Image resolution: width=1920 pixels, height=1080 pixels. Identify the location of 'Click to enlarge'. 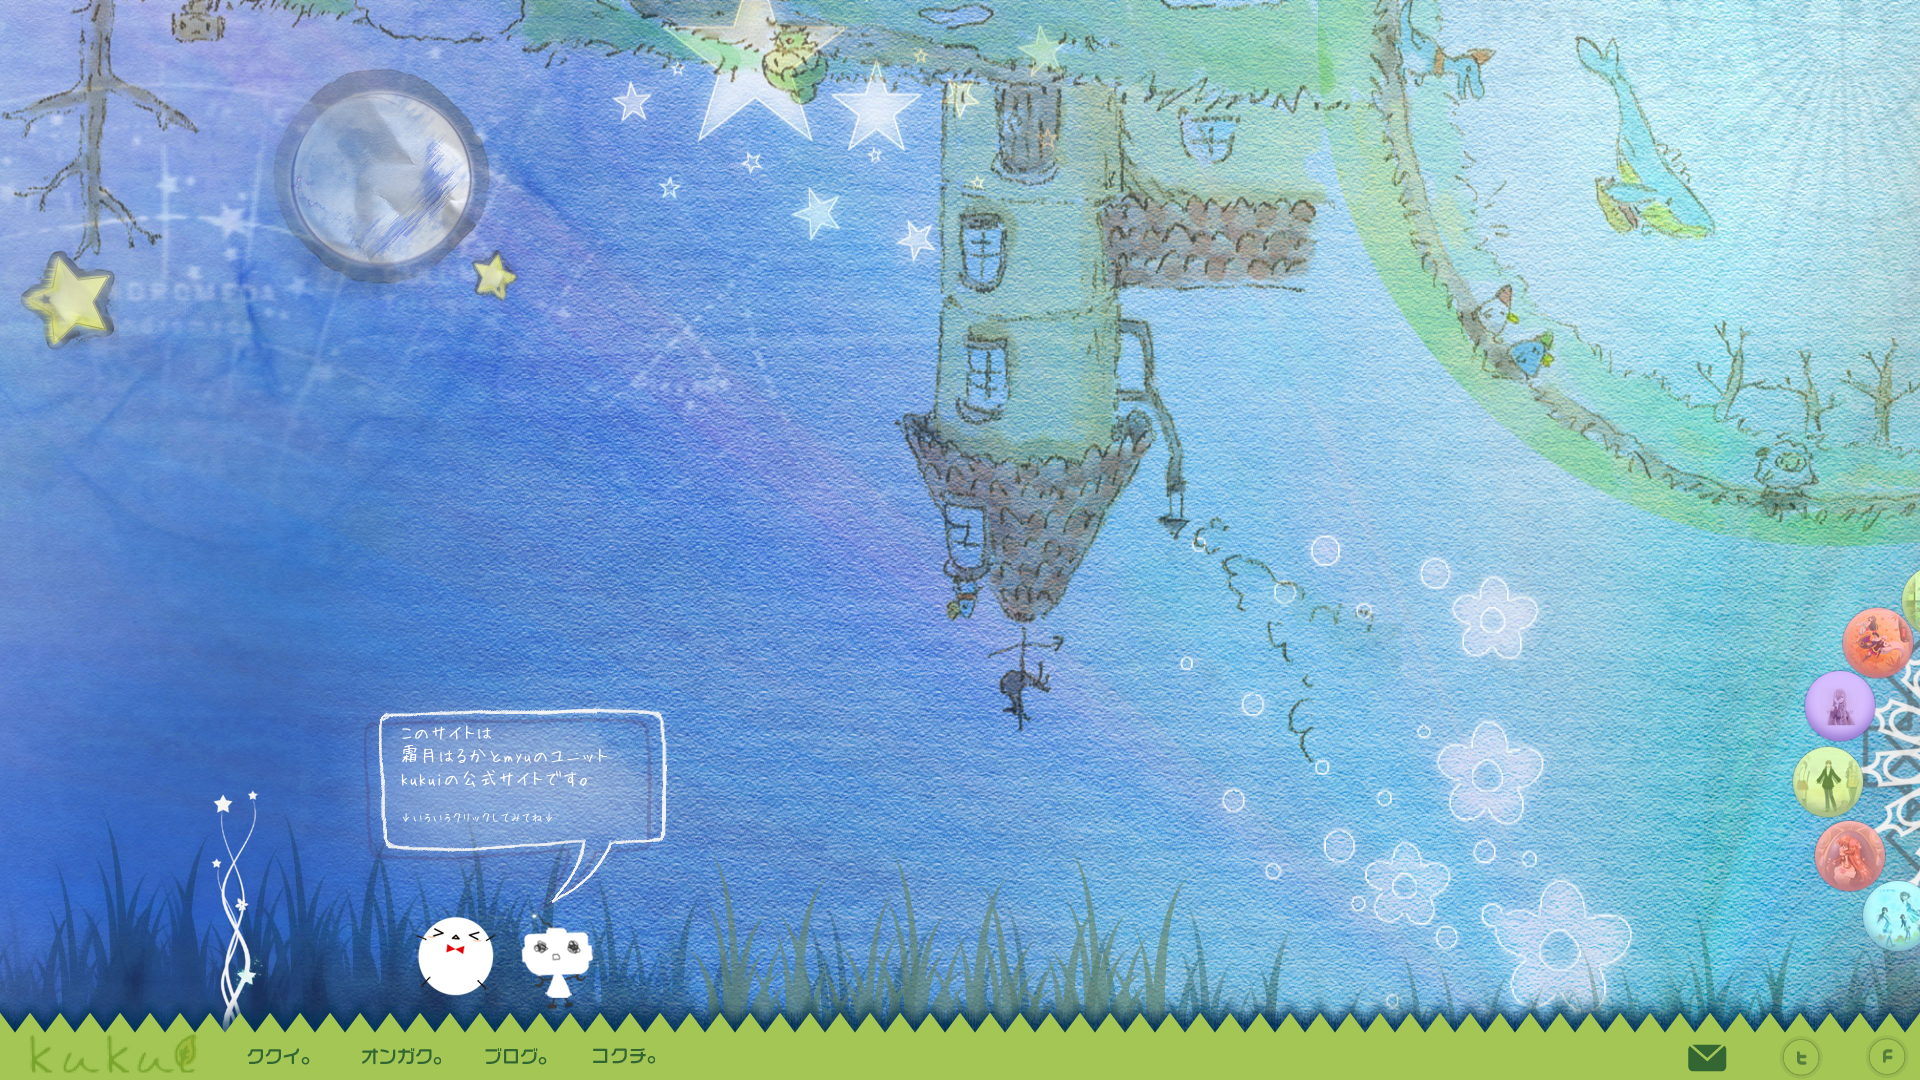
(230, 896).